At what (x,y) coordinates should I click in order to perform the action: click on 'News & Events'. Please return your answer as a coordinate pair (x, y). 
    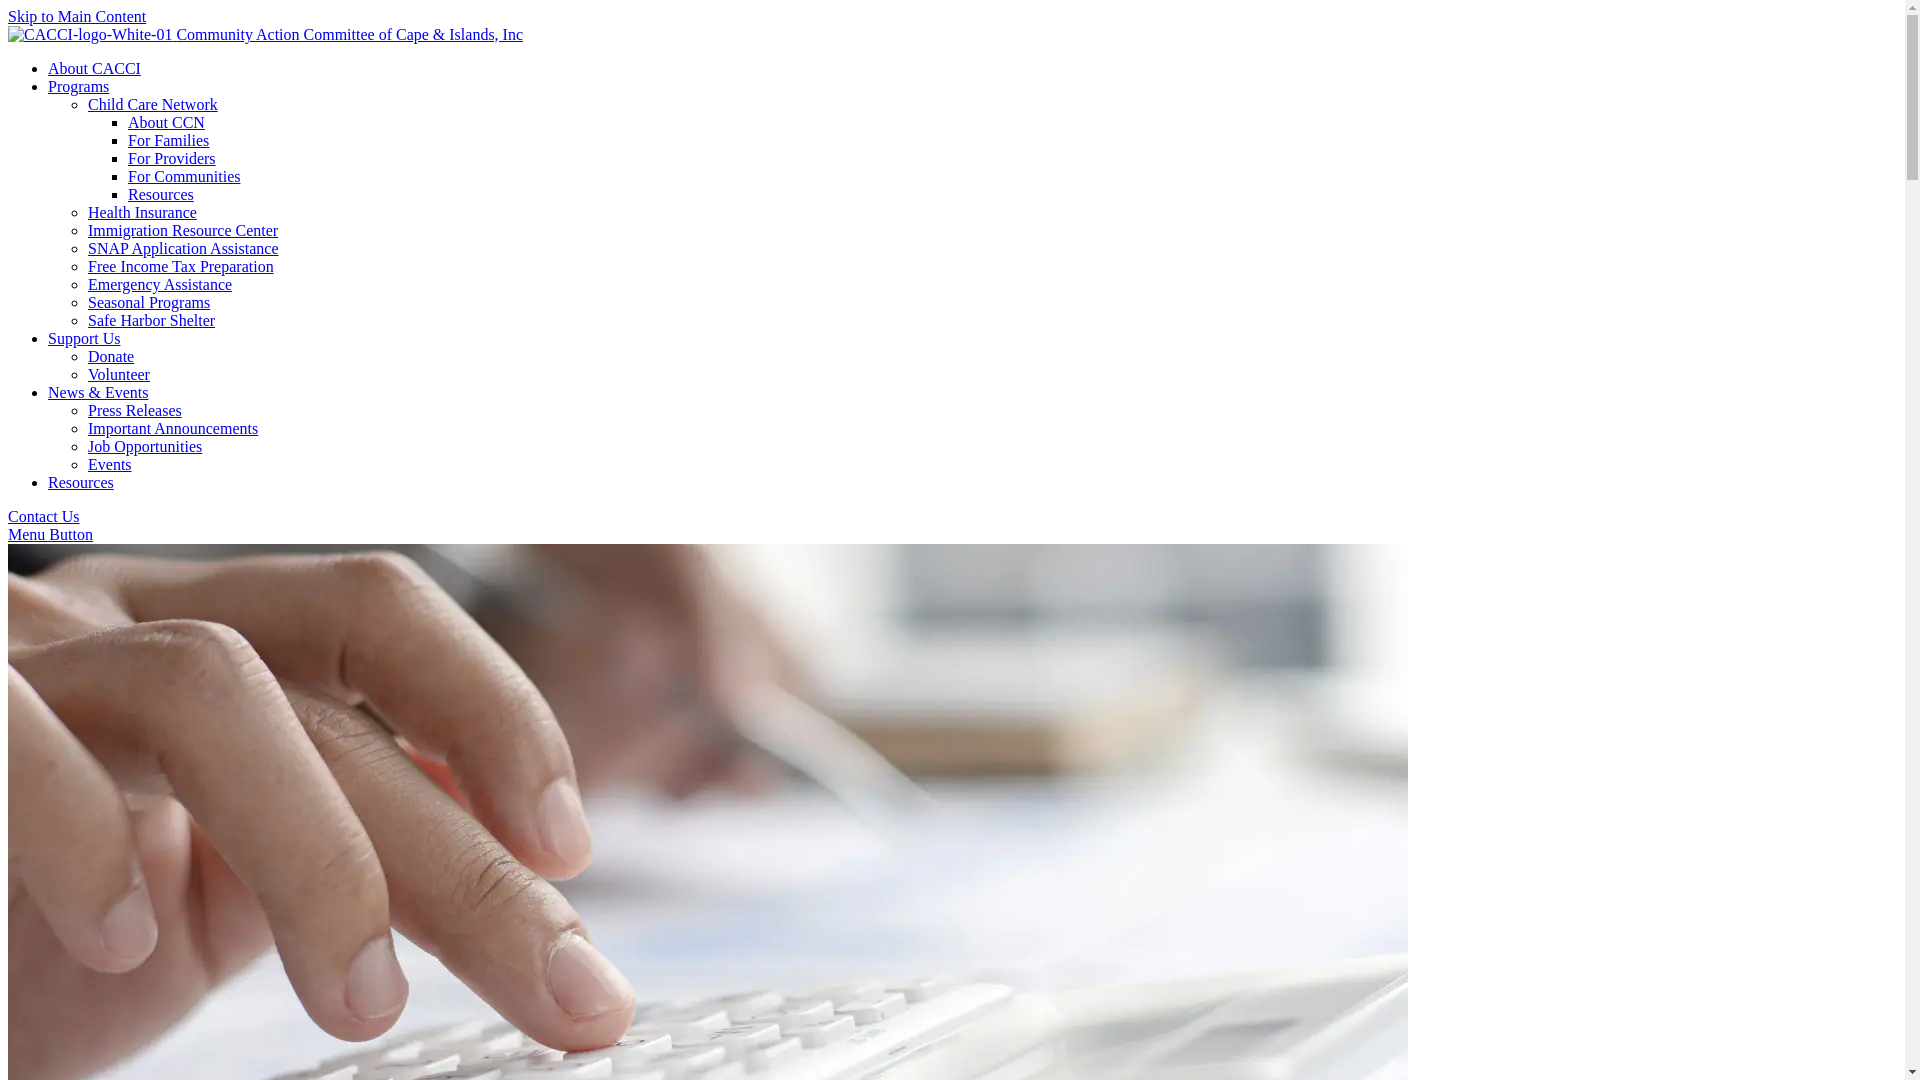
    Looking at the image, I should click on (96, 392).